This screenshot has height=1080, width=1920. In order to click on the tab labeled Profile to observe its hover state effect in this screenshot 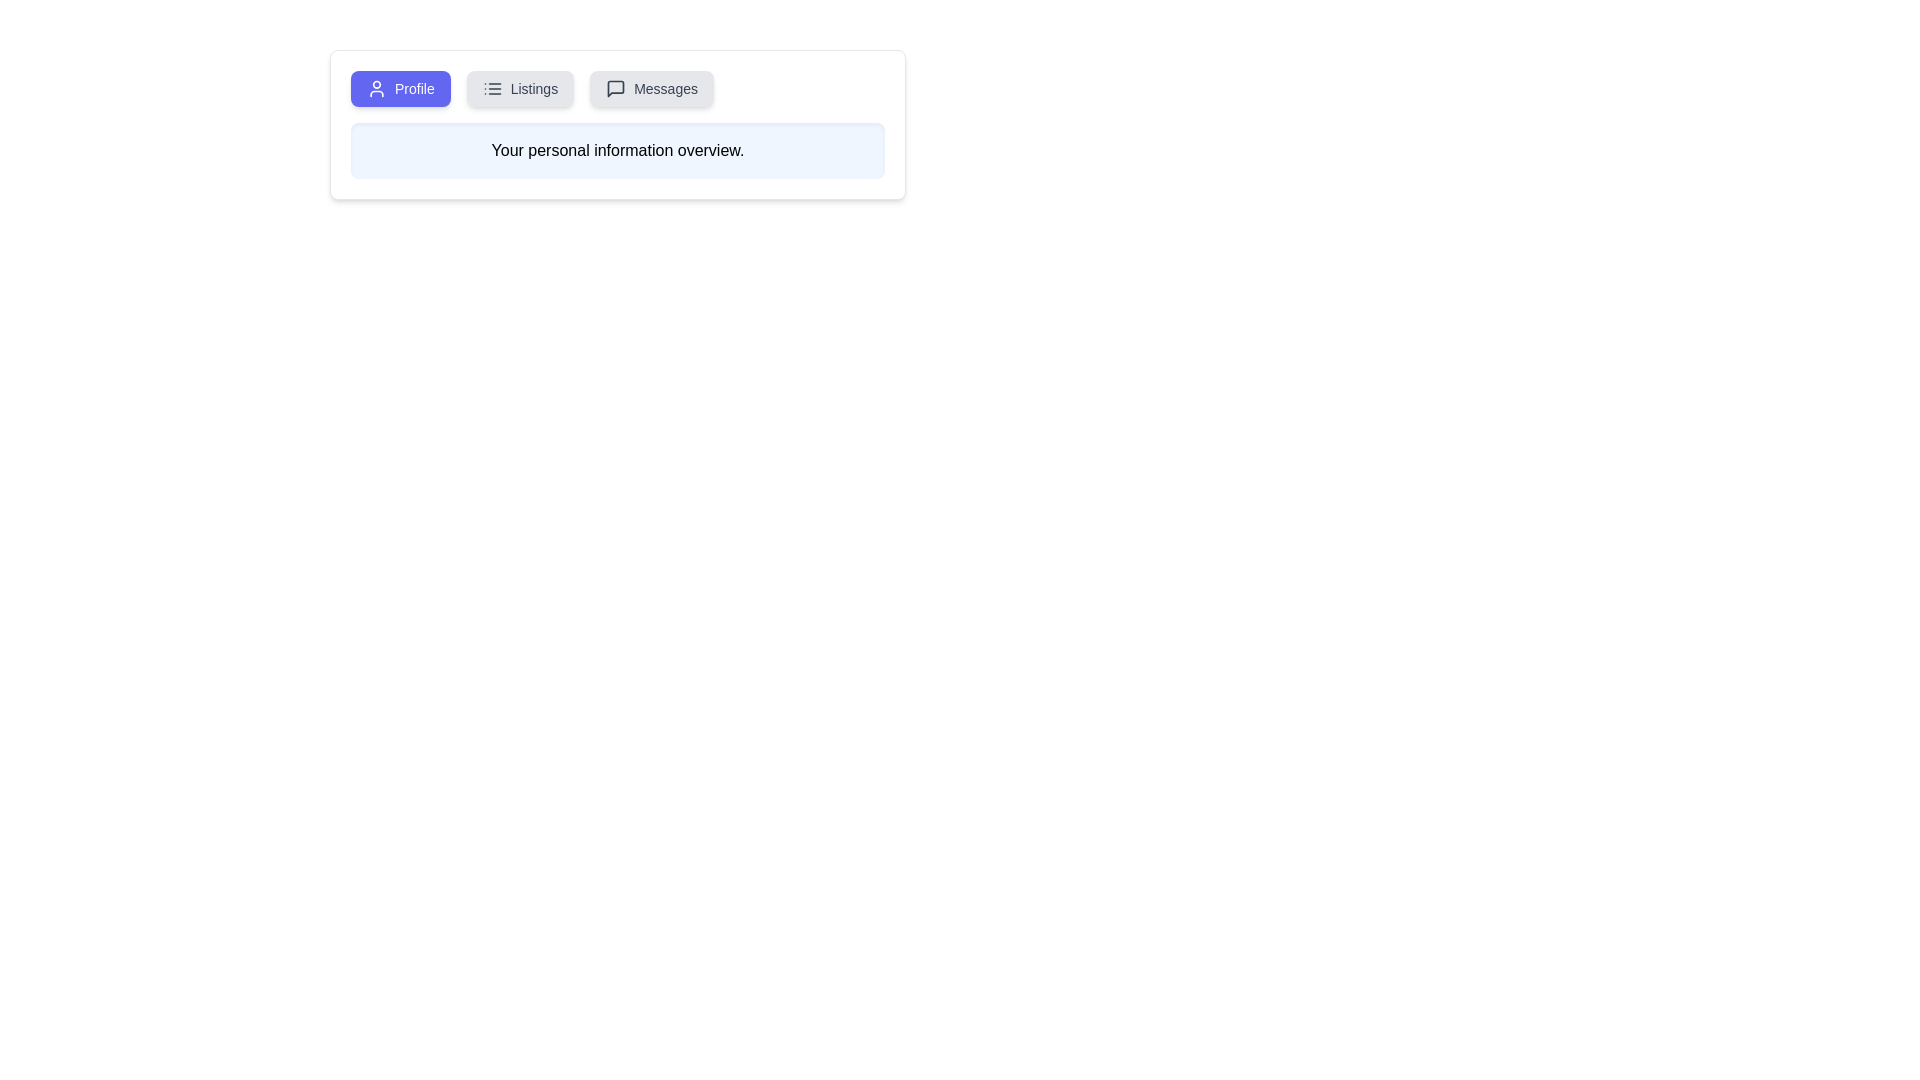, I will do `click(400, 87)`.